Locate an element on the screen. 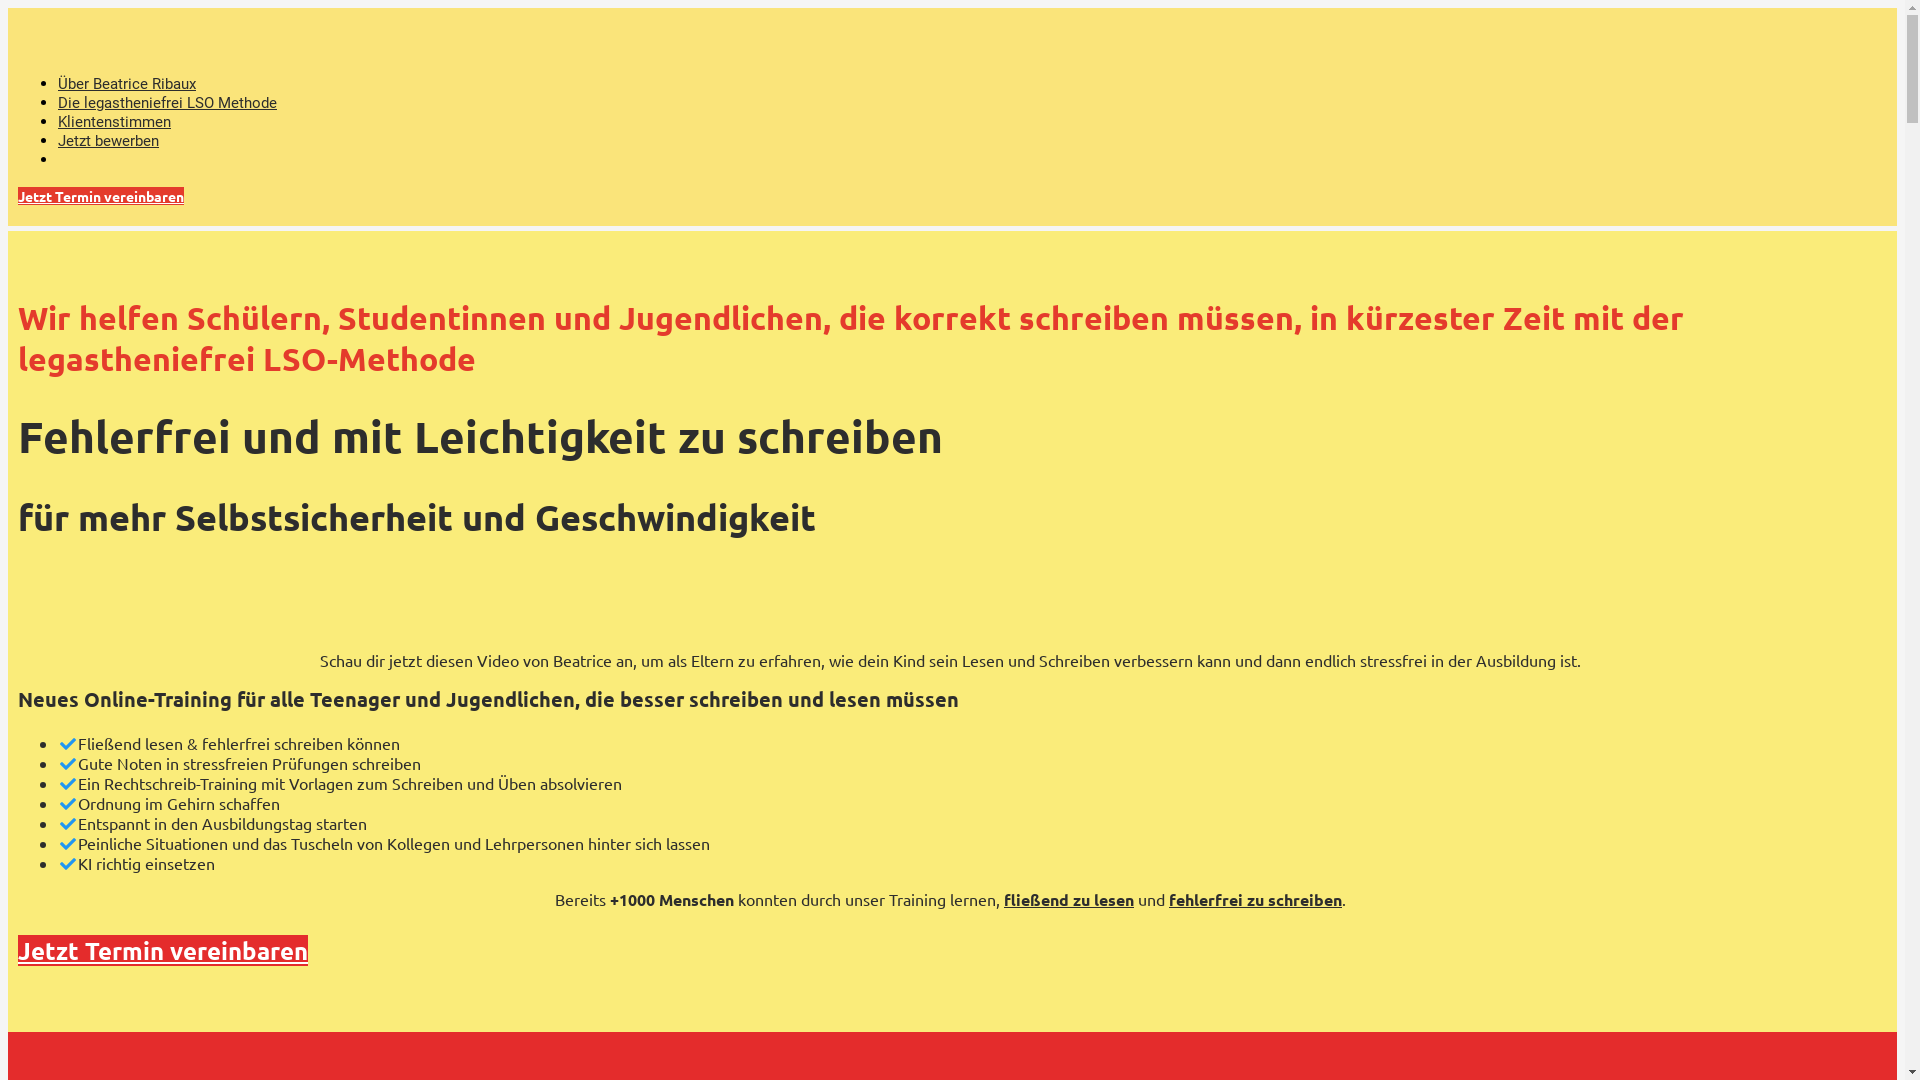 The height and width of the screenshot is (1080, 1920). 'Jetzt Termin vereinbaren' is located at coordinates (99, 196).